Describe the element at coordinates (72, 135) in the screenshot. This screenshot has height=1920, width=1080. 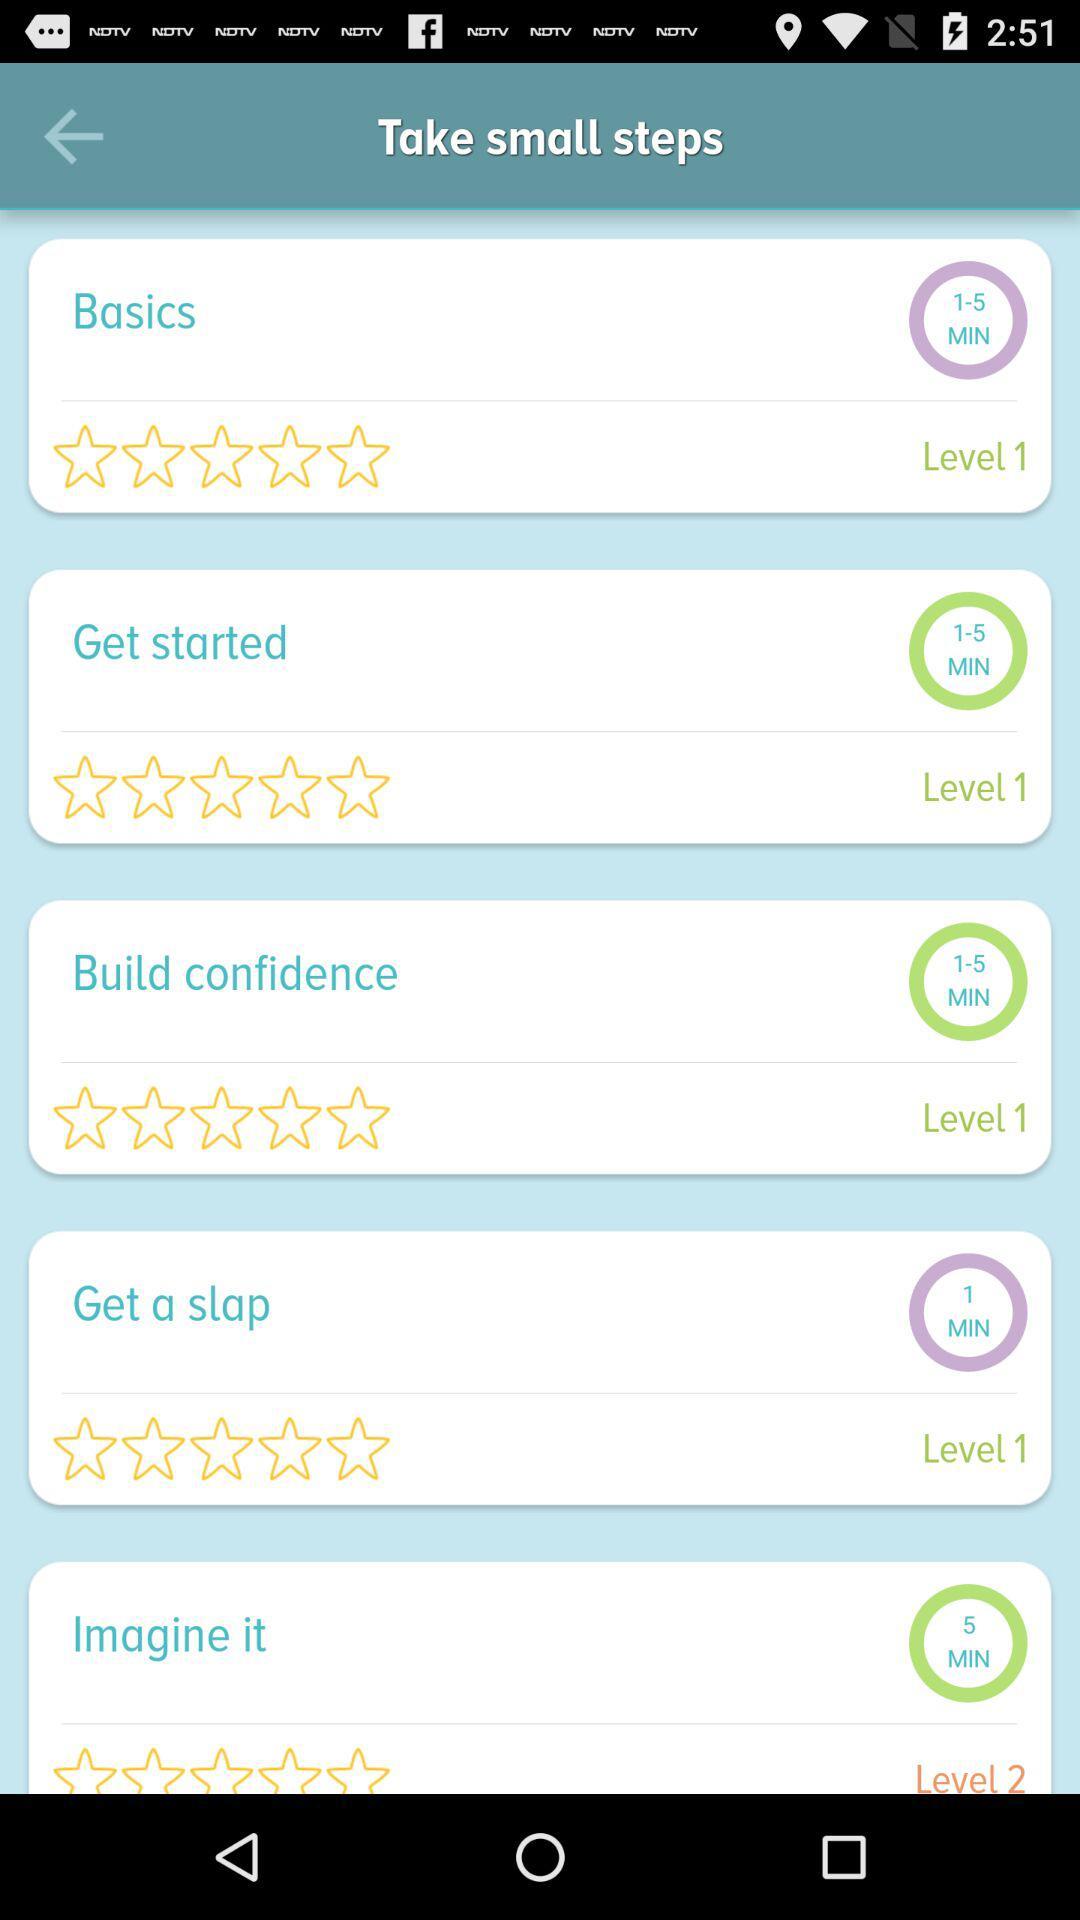
I see `icon next to take small steps icon` at that location.